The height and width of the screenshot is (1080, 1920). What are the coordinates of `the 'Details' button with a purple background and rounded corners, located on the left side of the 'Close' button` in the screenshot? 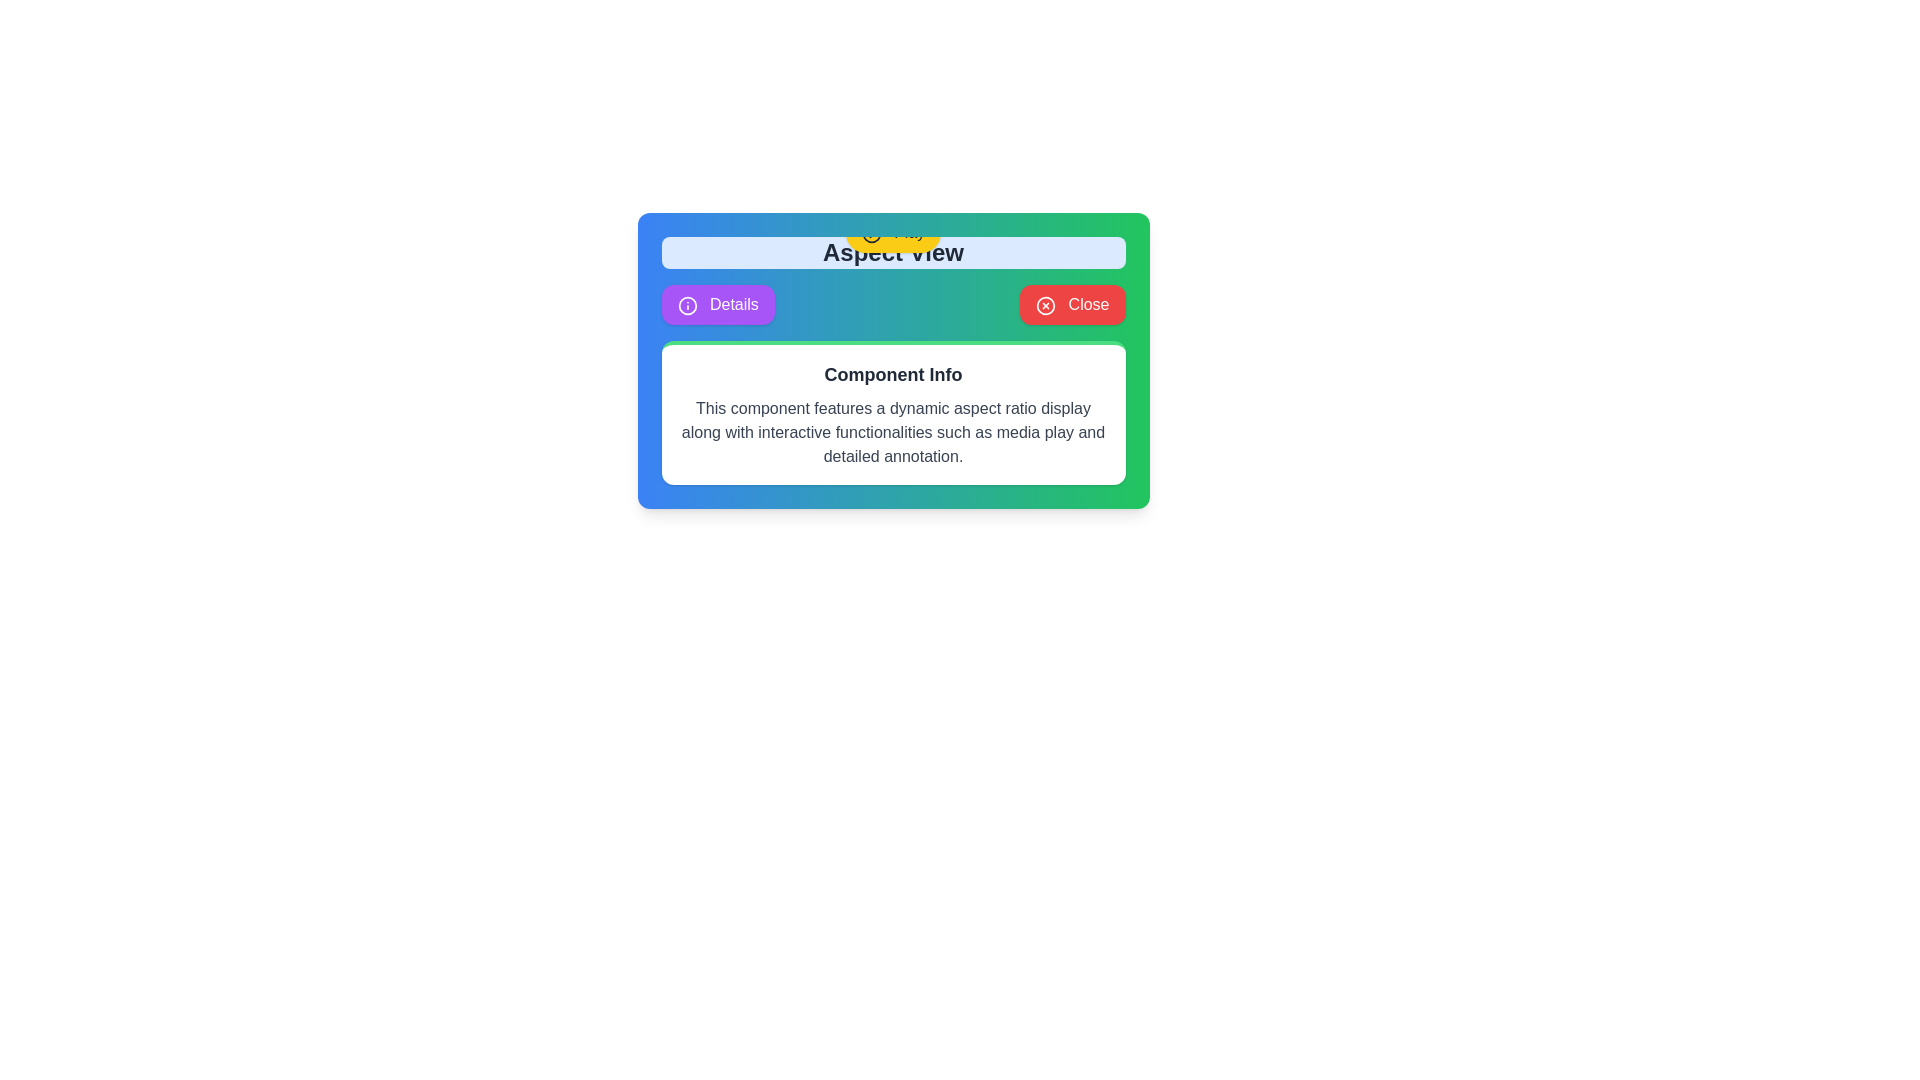 It's located at (718, 304).